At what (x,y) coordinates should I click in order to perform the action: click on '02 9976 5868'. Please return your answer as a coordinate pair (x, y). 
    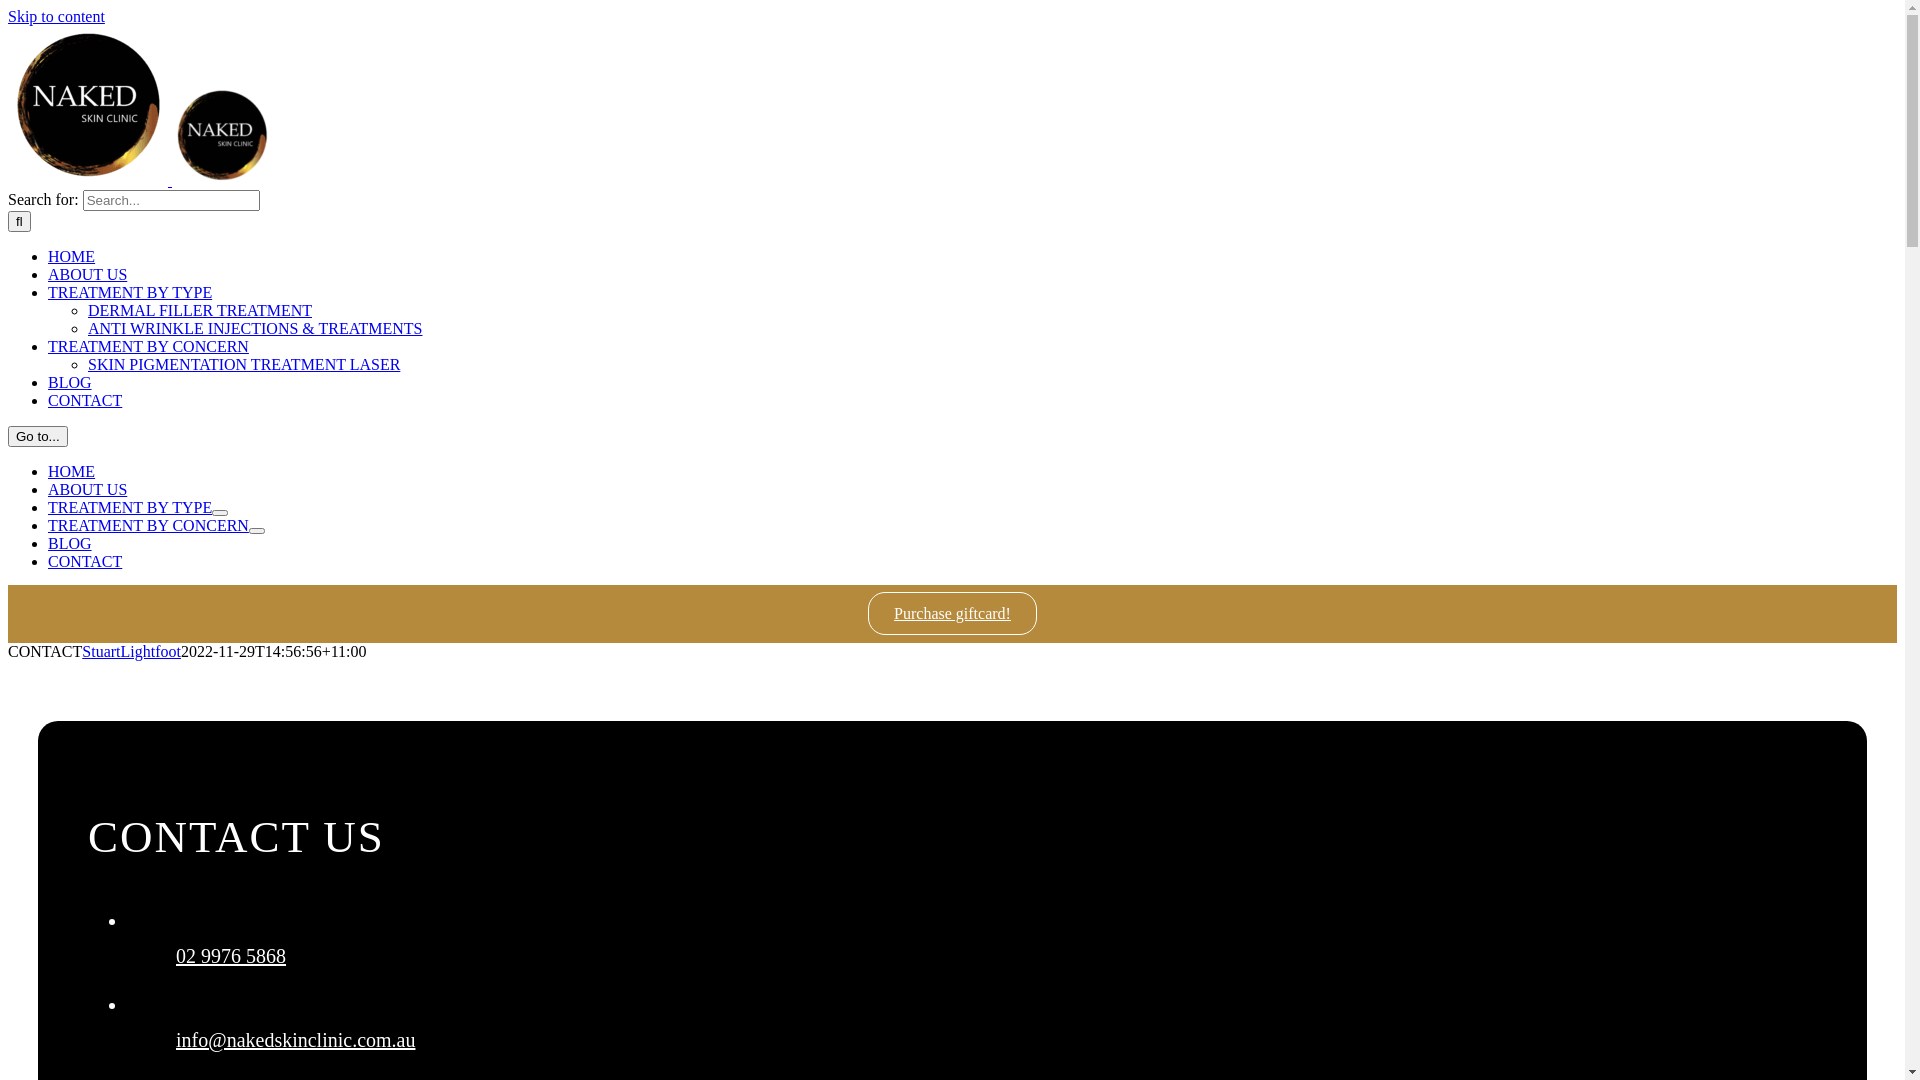
    Looking at the image, I should click on (230, 955).